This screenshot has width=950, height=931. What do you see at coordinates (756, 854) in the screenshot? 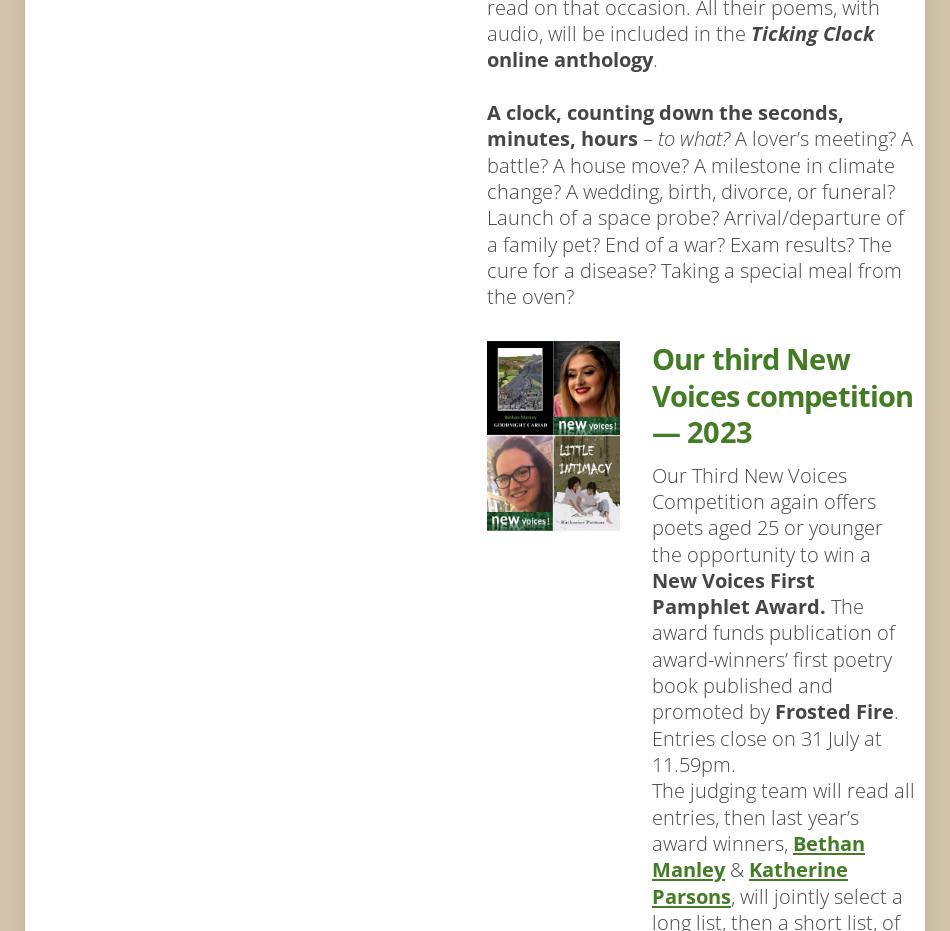
I see `'Bethan Manley'` at bounding box center [756, 854].